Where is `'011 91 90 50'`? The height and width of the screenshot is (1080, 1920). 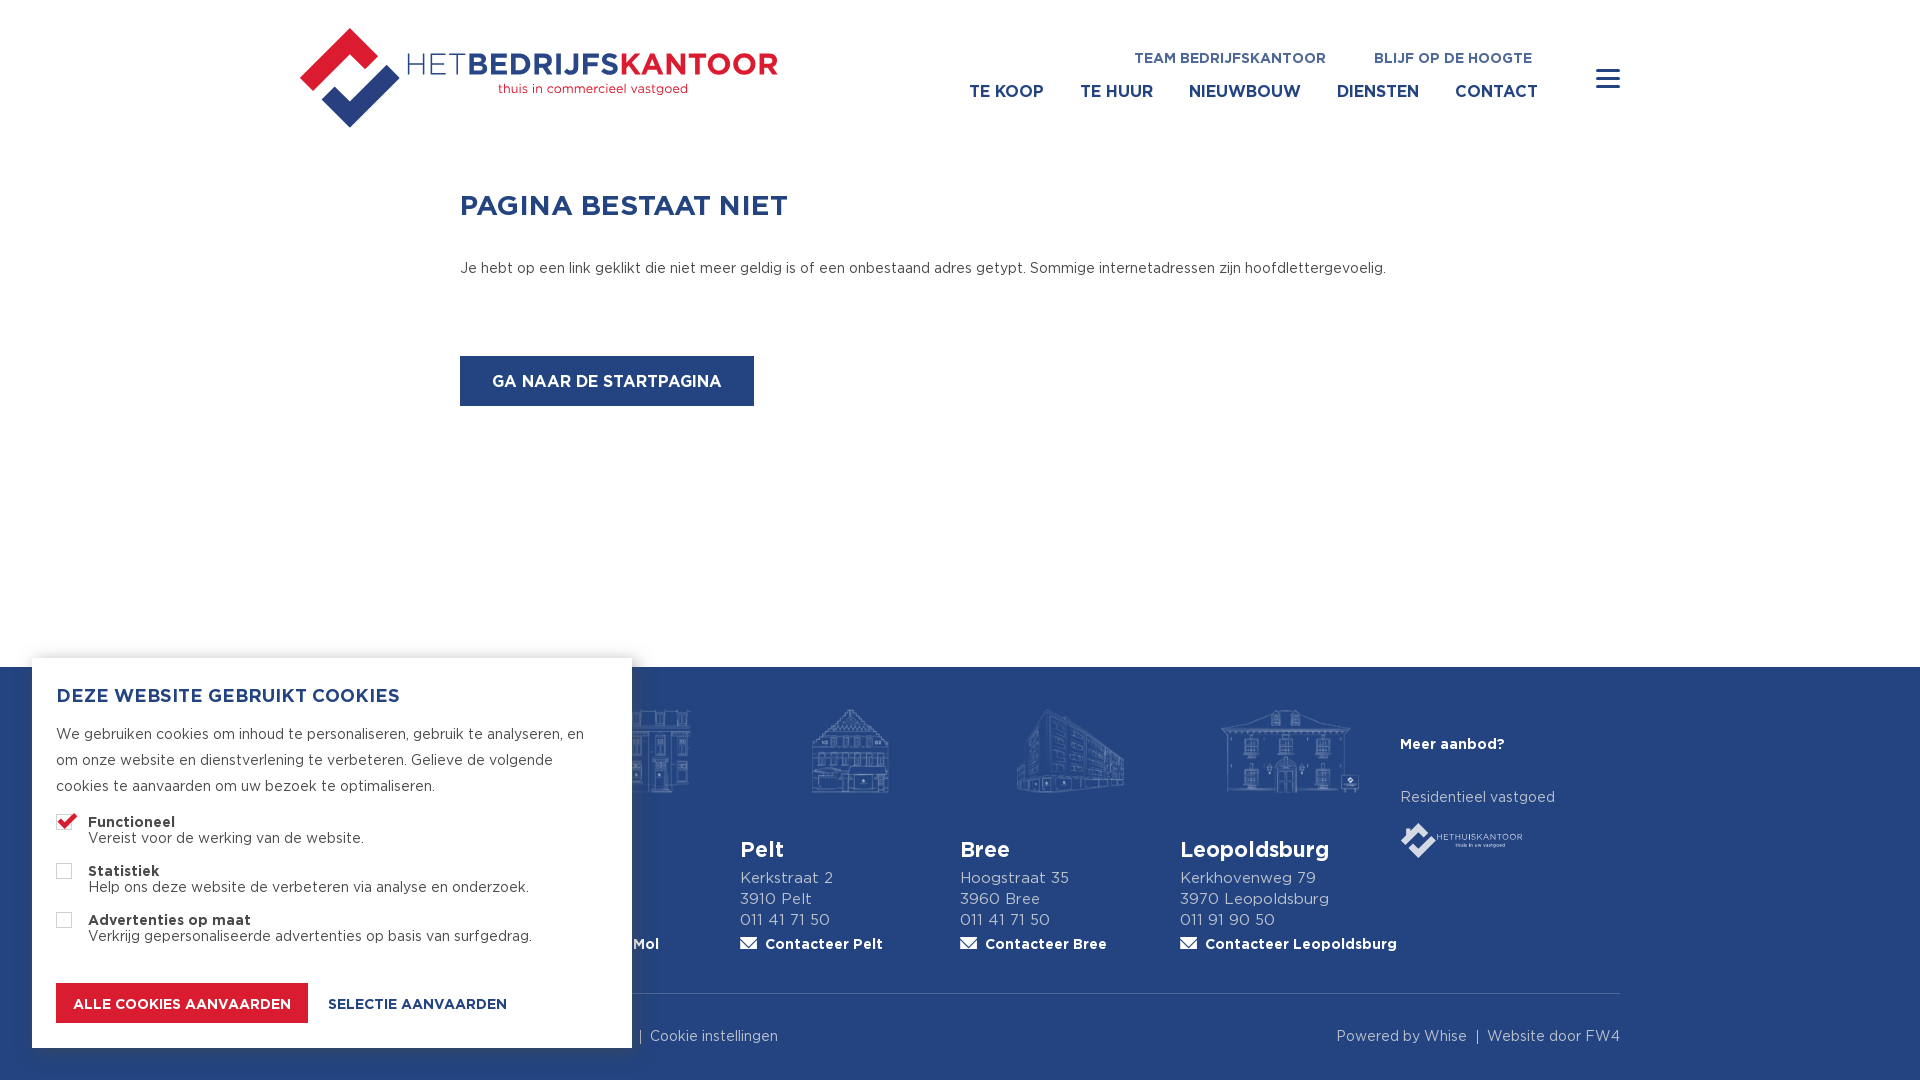
'011 91 90 50' is located at coordinates (1290, 920).